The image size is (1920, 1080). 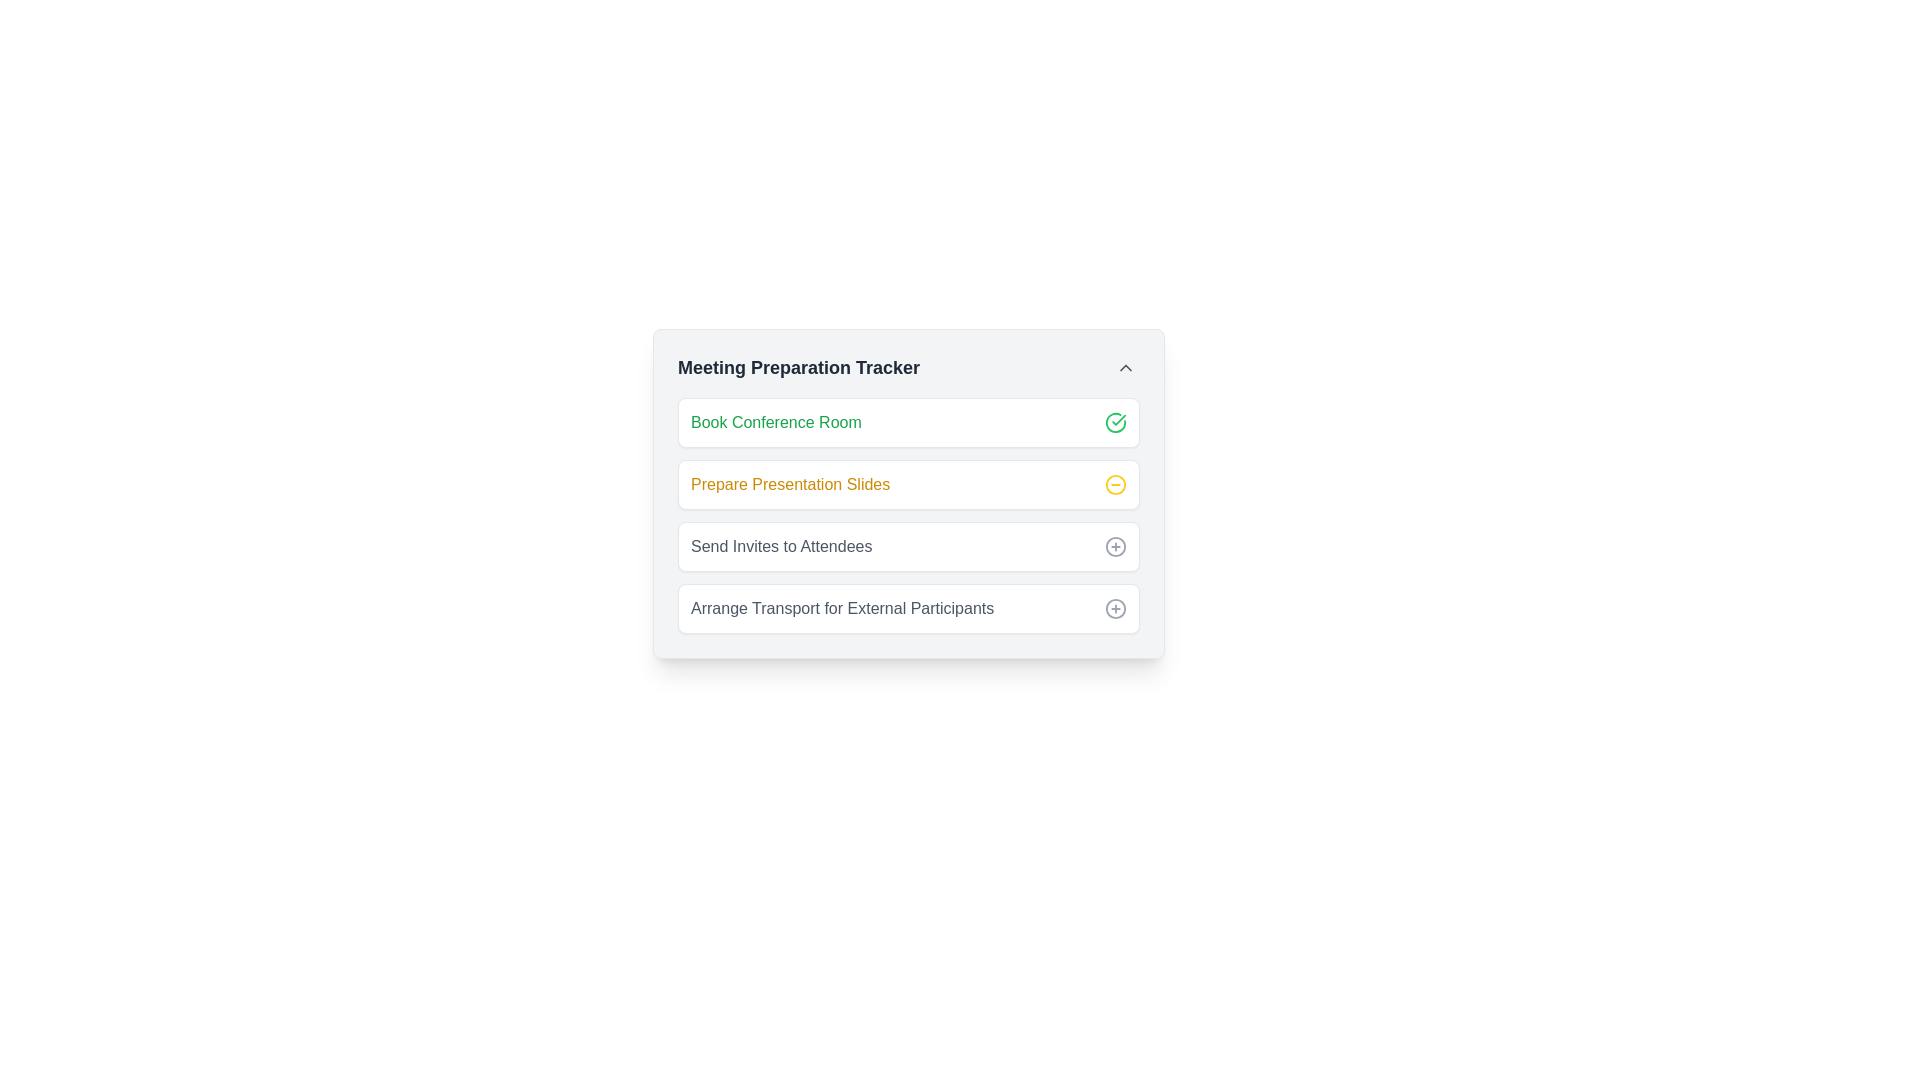 What do you see at coordinates (798, 367) in the screenshot?
I see `Text Label located at the top of the checklist interface, which serves as a section title indicating the purpose of the following checklist items` at bounding box center [798, 367].